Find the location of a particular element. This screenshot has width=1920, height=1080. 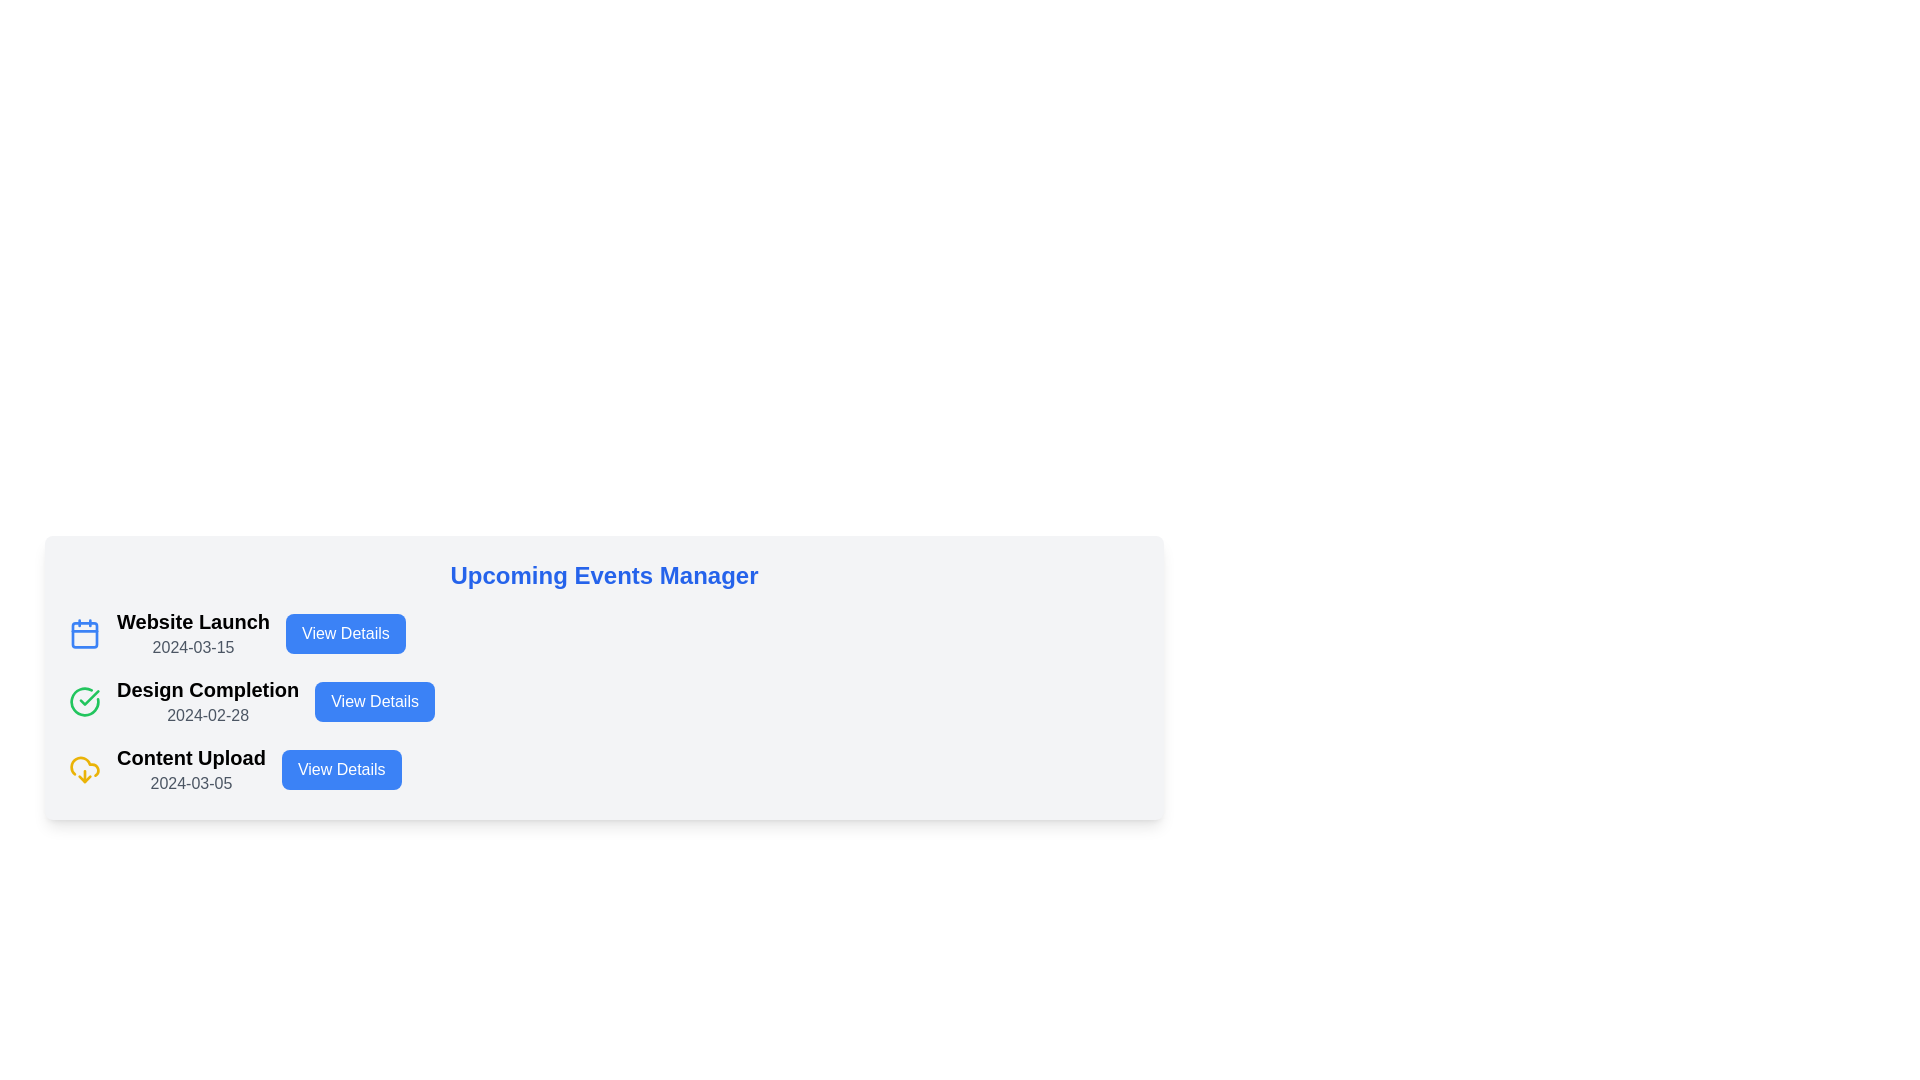

the text label indicating the name or description of the event, which is located within a white card component, directly below the 'Website Launch' heading and above the 'Content Upload' heading, and to the left of the blue 'View Details' button is located at coordinates (208, 689).